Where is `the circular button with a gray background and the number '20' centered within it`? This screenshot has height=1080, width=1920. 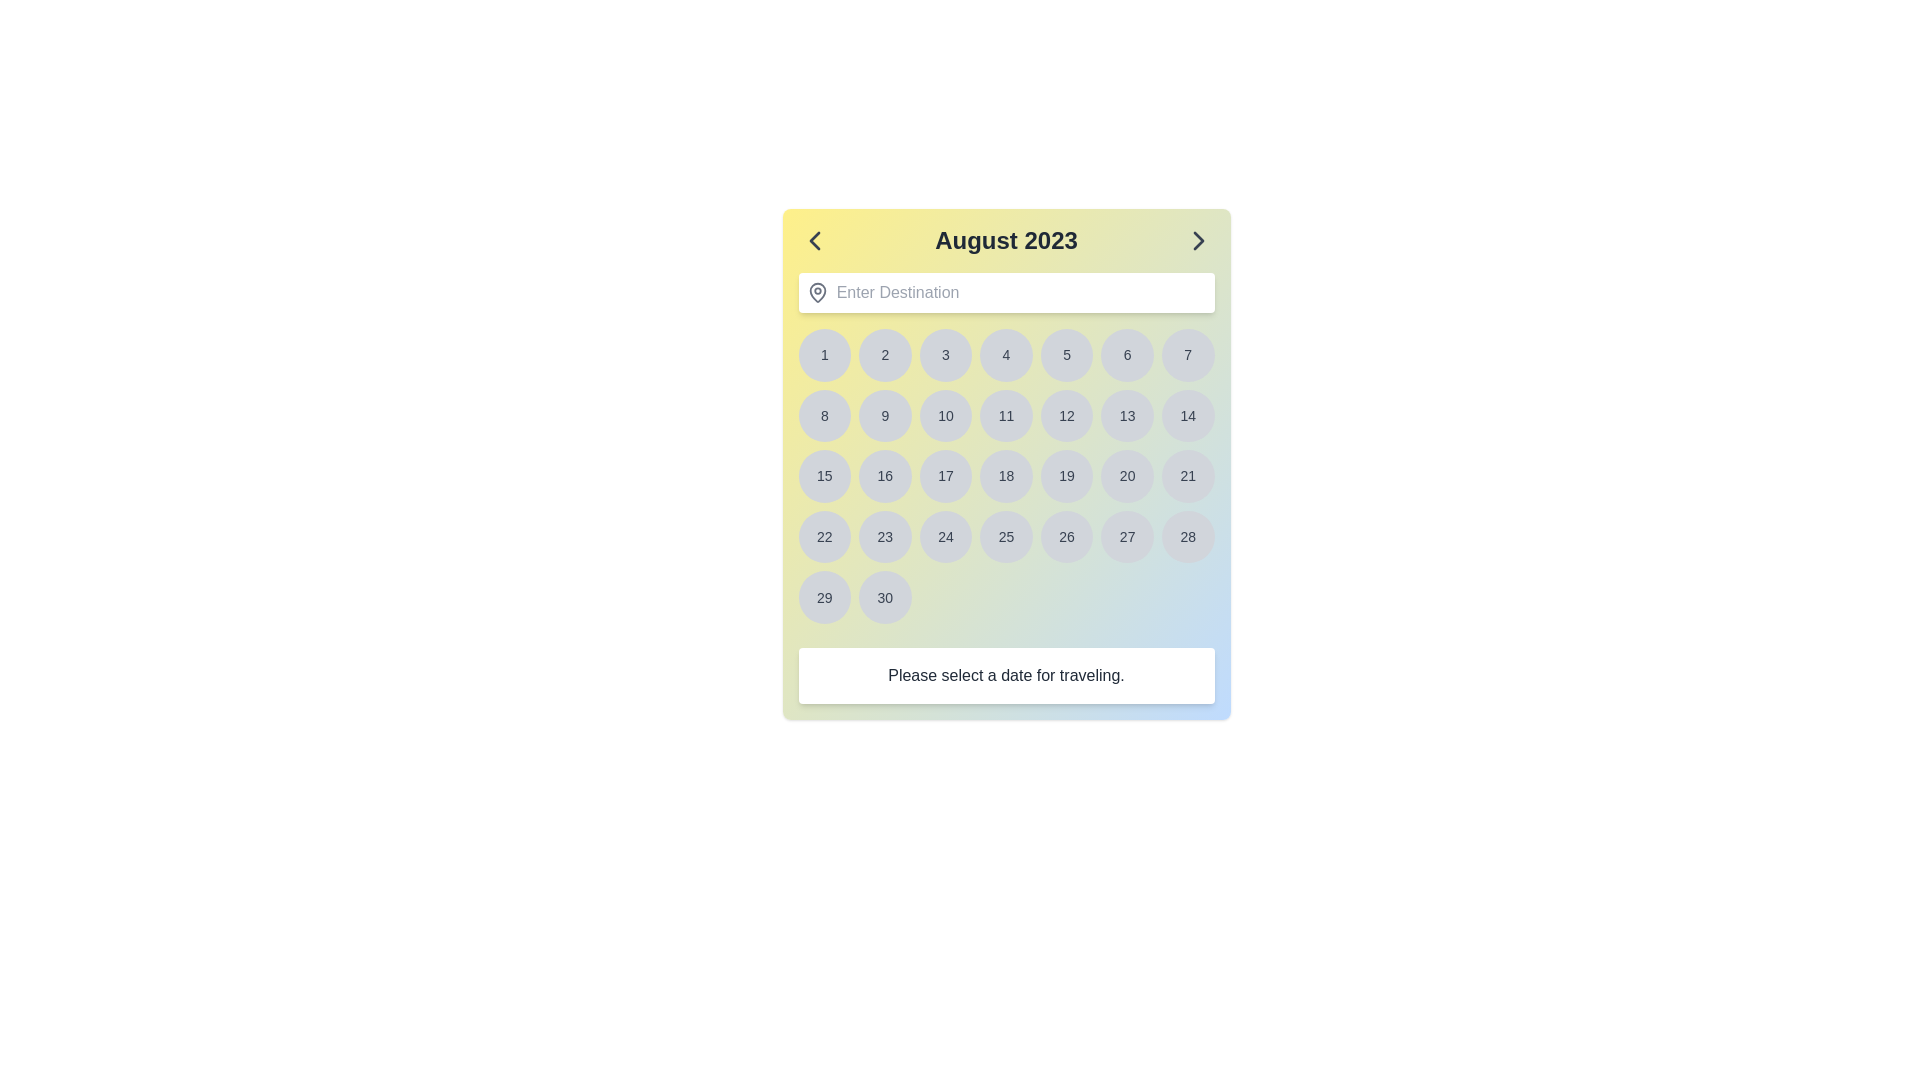
the circular button with a gray background and the number '20' centered within it is located at coordinates (1127, 476).